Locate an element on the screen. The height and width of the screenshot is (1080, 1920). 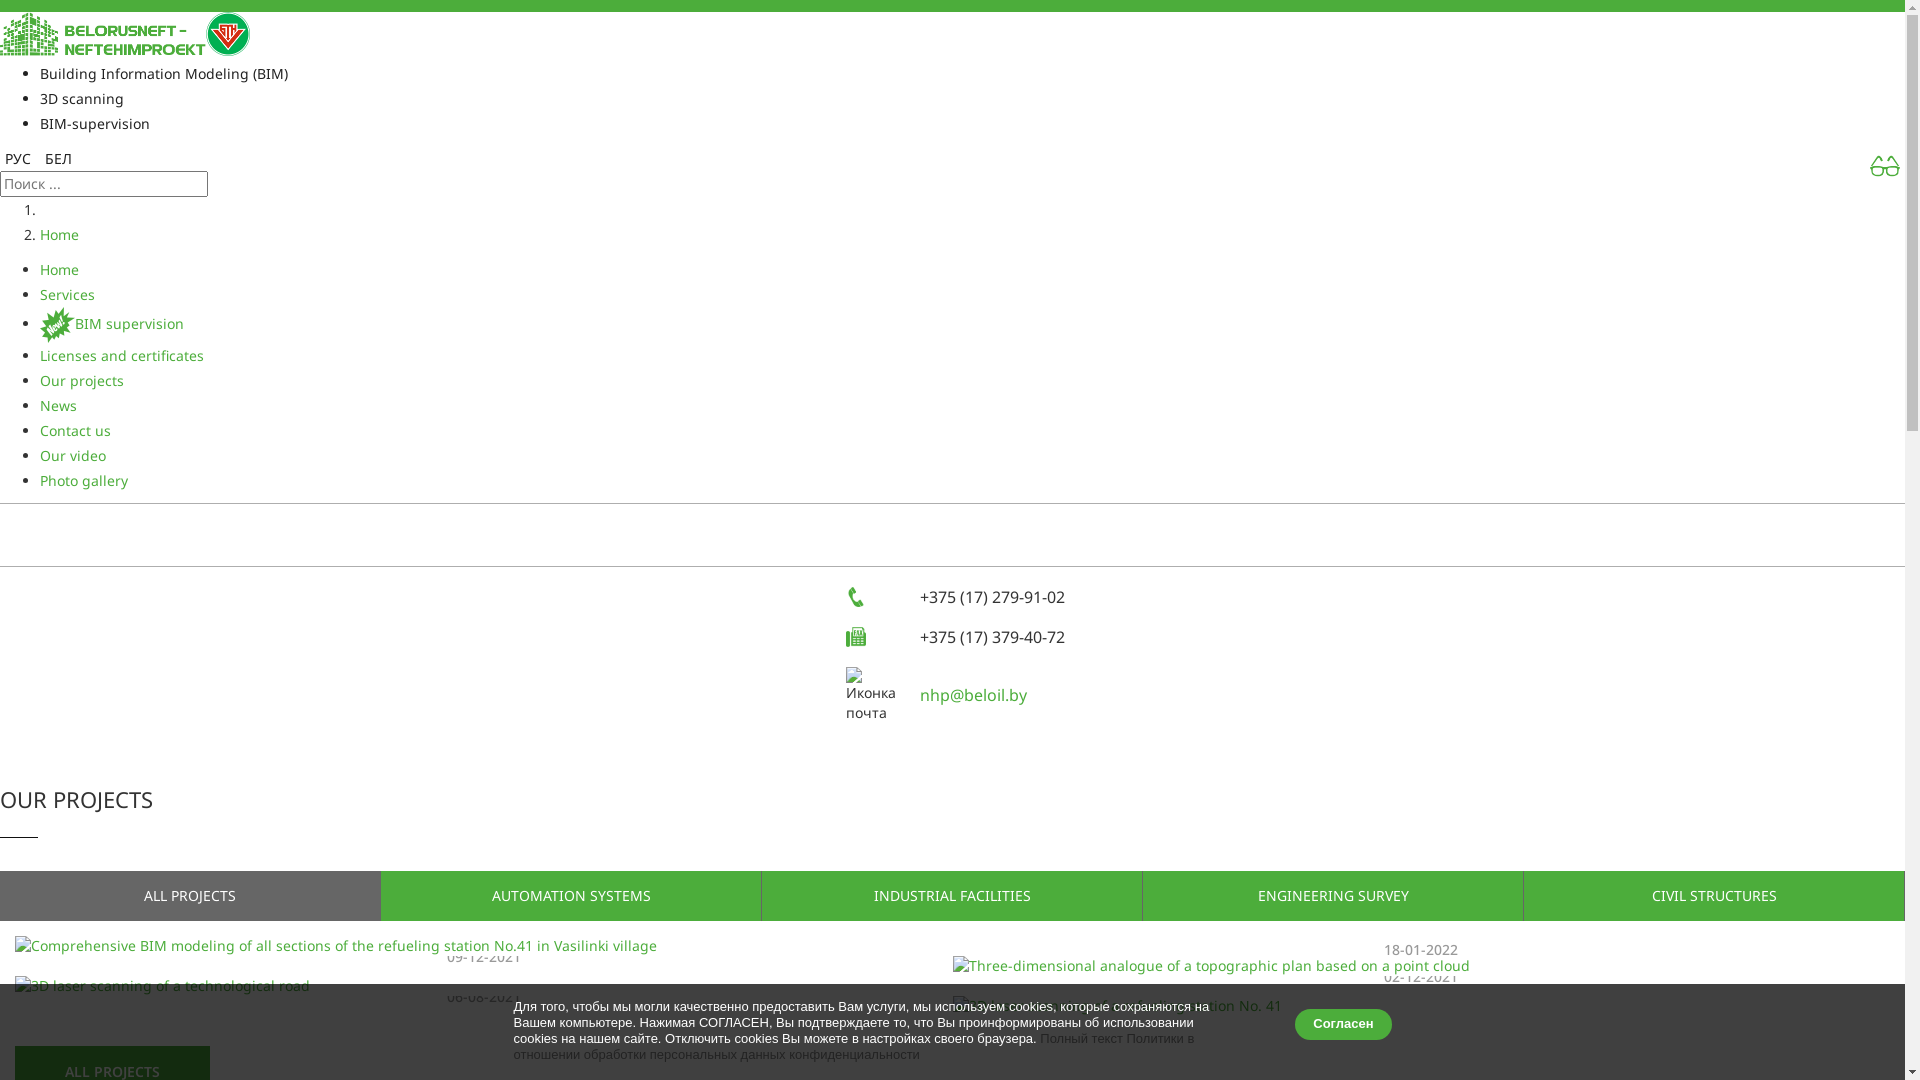
'Photo gallery' is located at coordinates (82, 480).